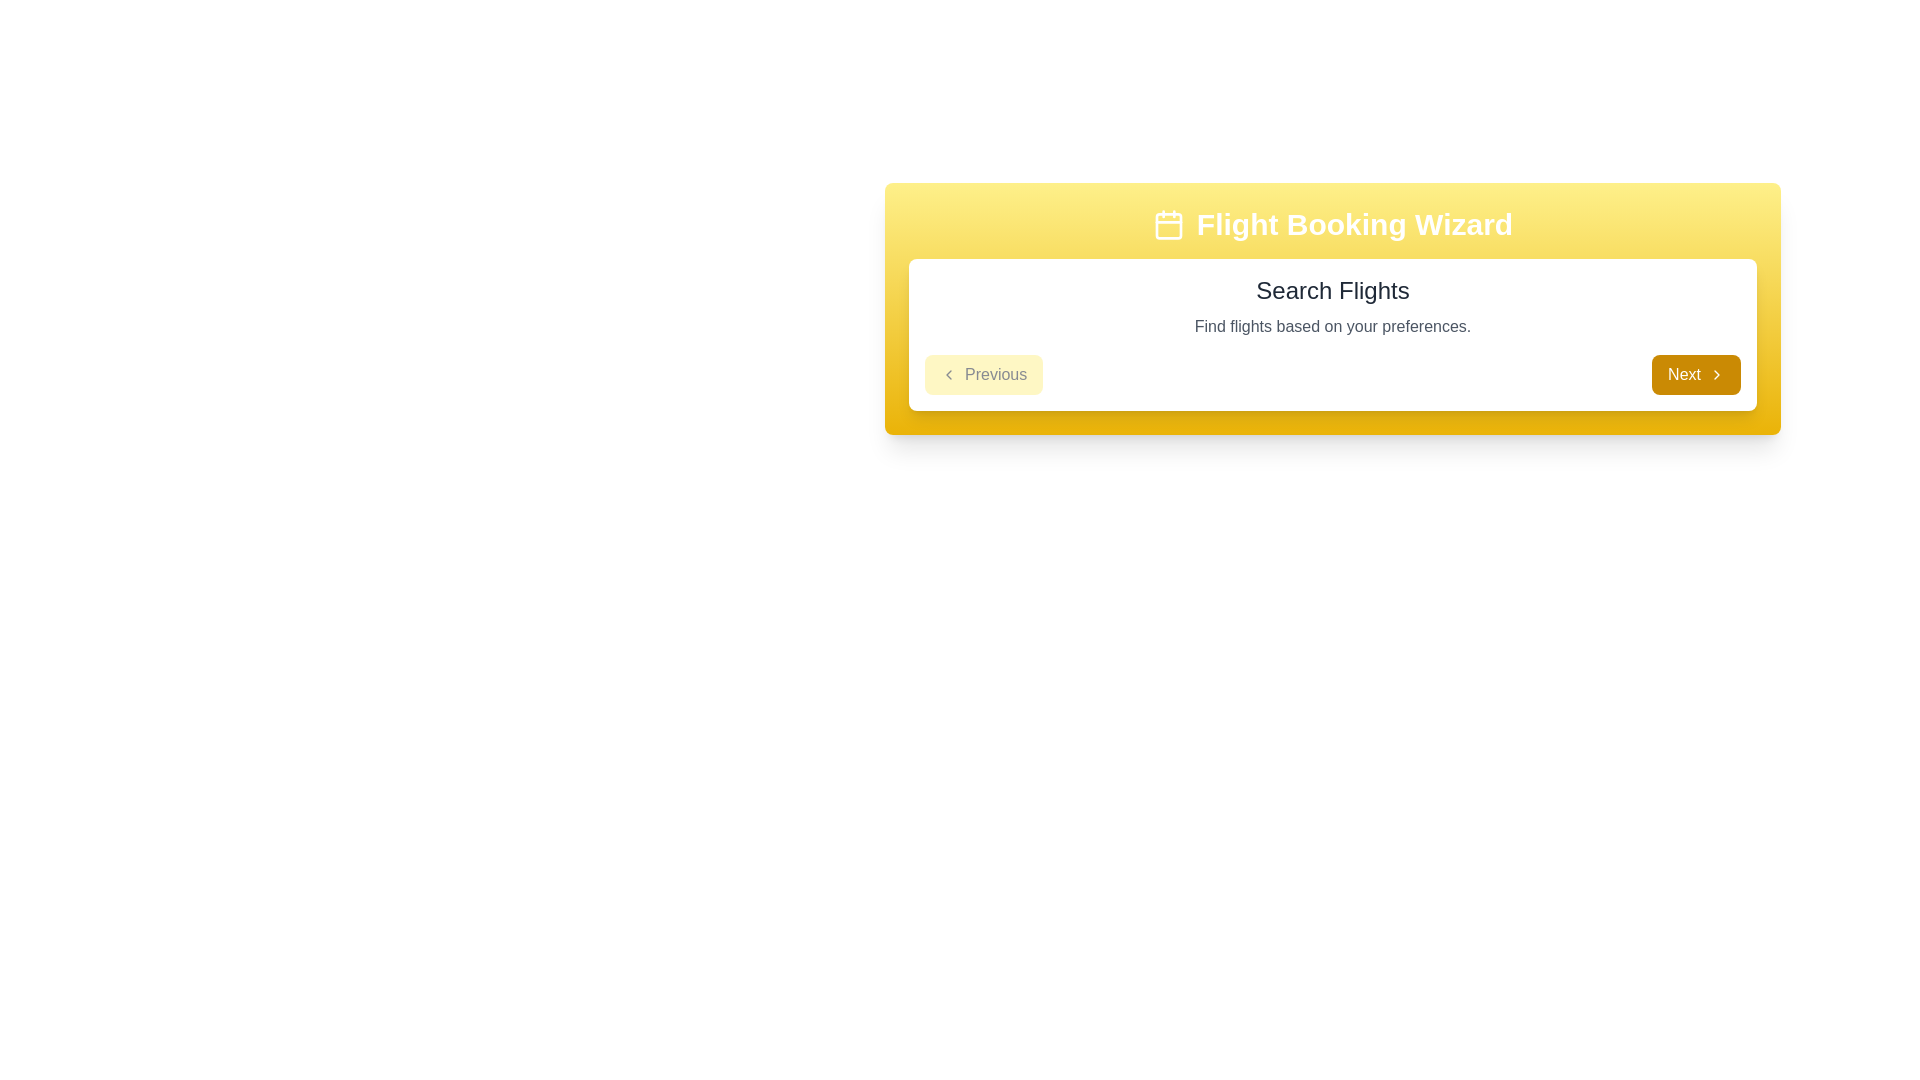 The width and height of the screenshot is (1920, 1080). Describe the element at coordinates (983, 374) in the screenshot. I see `the navigation button located at the bottom section of the content card, which is used to move to the previous step or page` at that location.